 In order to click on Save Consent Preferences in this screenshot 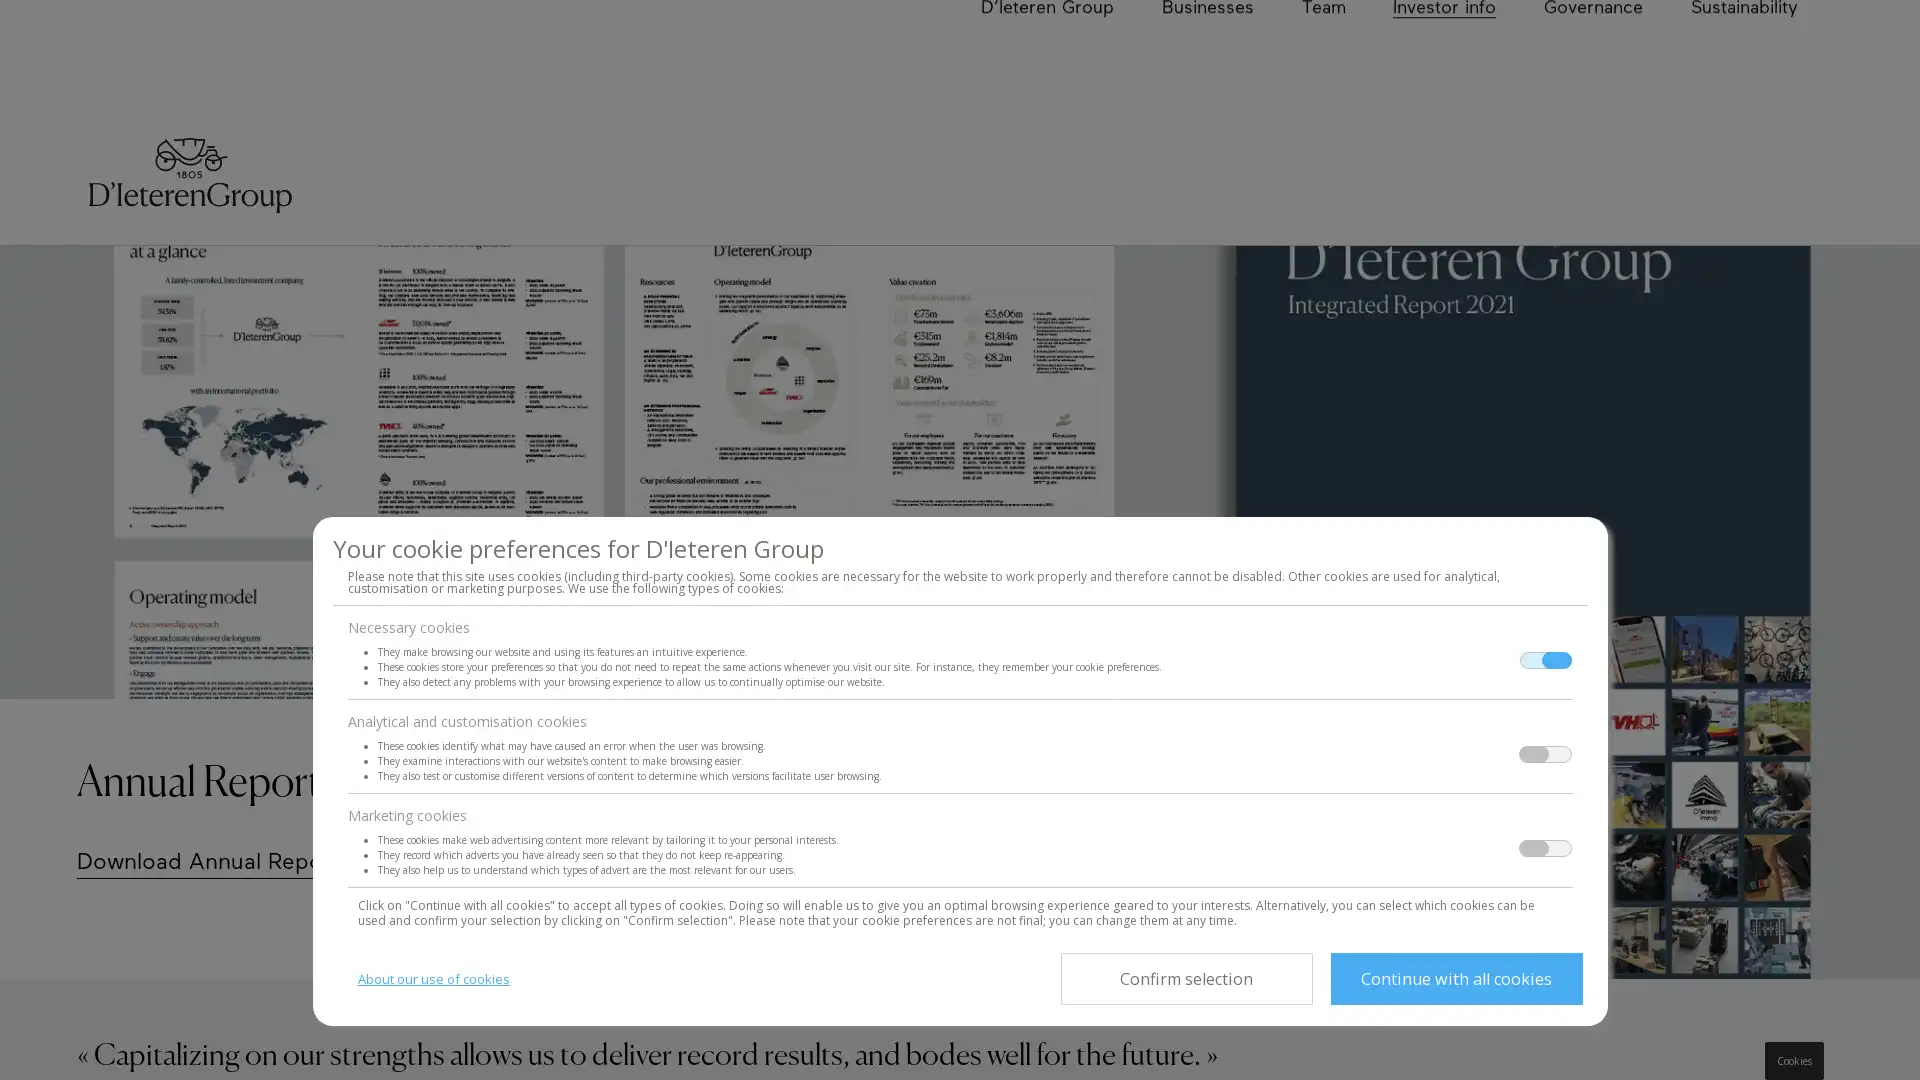, I will do `click(1185, 978)`.